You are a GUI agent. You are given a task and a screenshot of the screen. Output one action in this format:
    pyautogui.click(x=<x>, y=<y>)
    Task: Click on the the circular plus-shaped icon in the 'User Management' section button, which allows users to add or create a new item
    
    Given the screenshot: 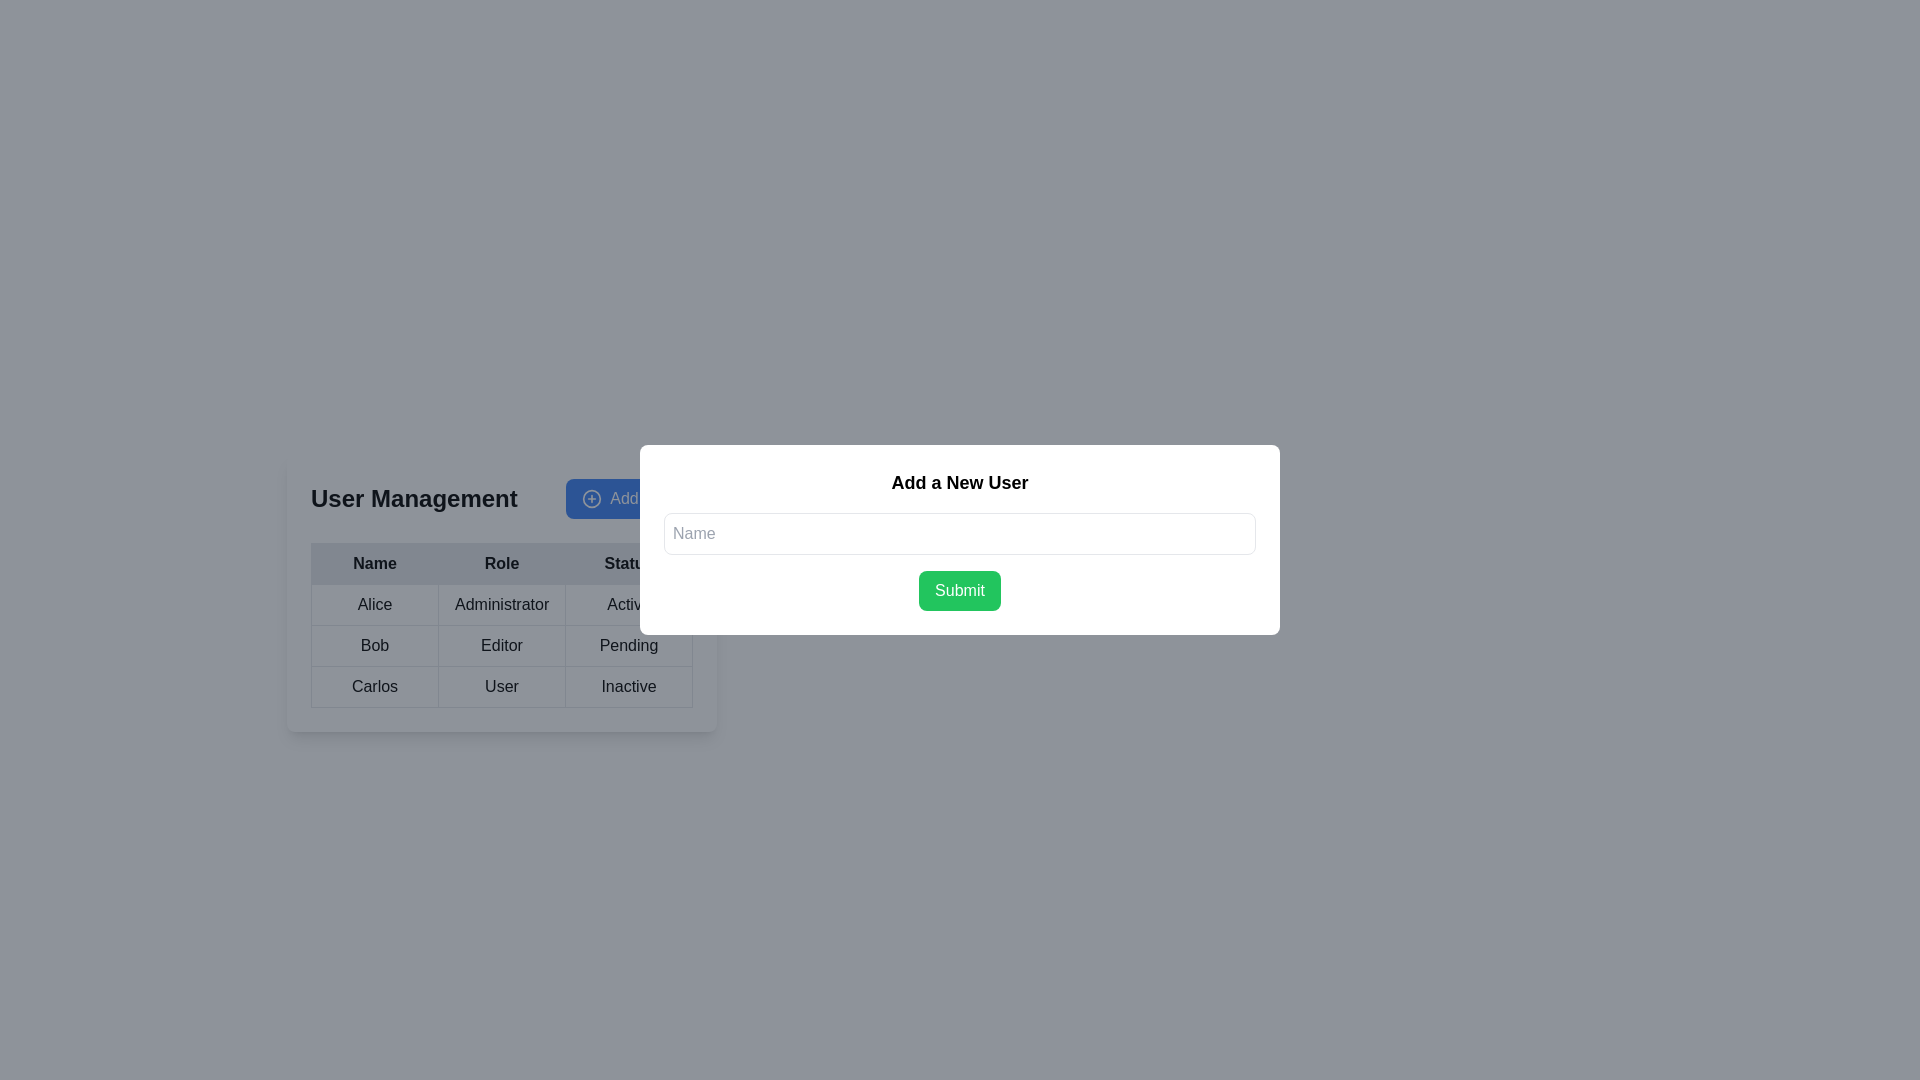 What is the action you would take?
    pyautogui.click(x=591, y=497)
    